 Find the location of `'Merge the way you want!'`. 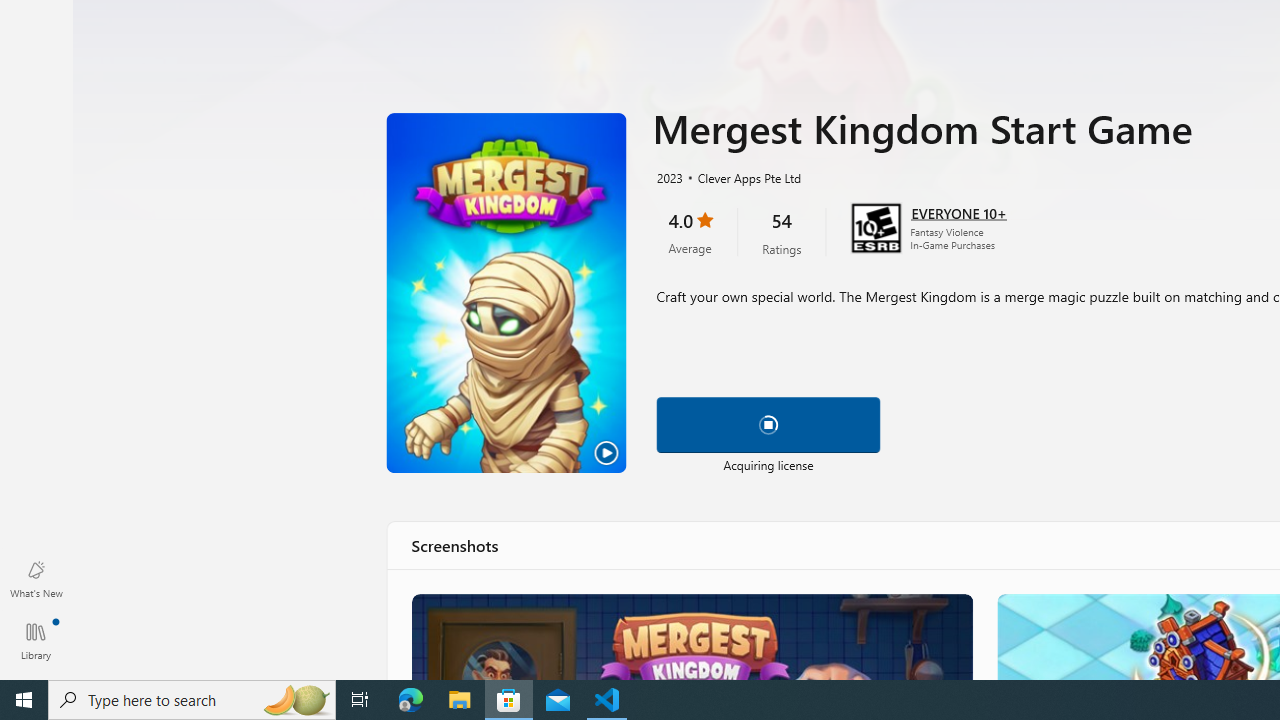

'Merge the way you want!' is located at coordinates (691, 636).